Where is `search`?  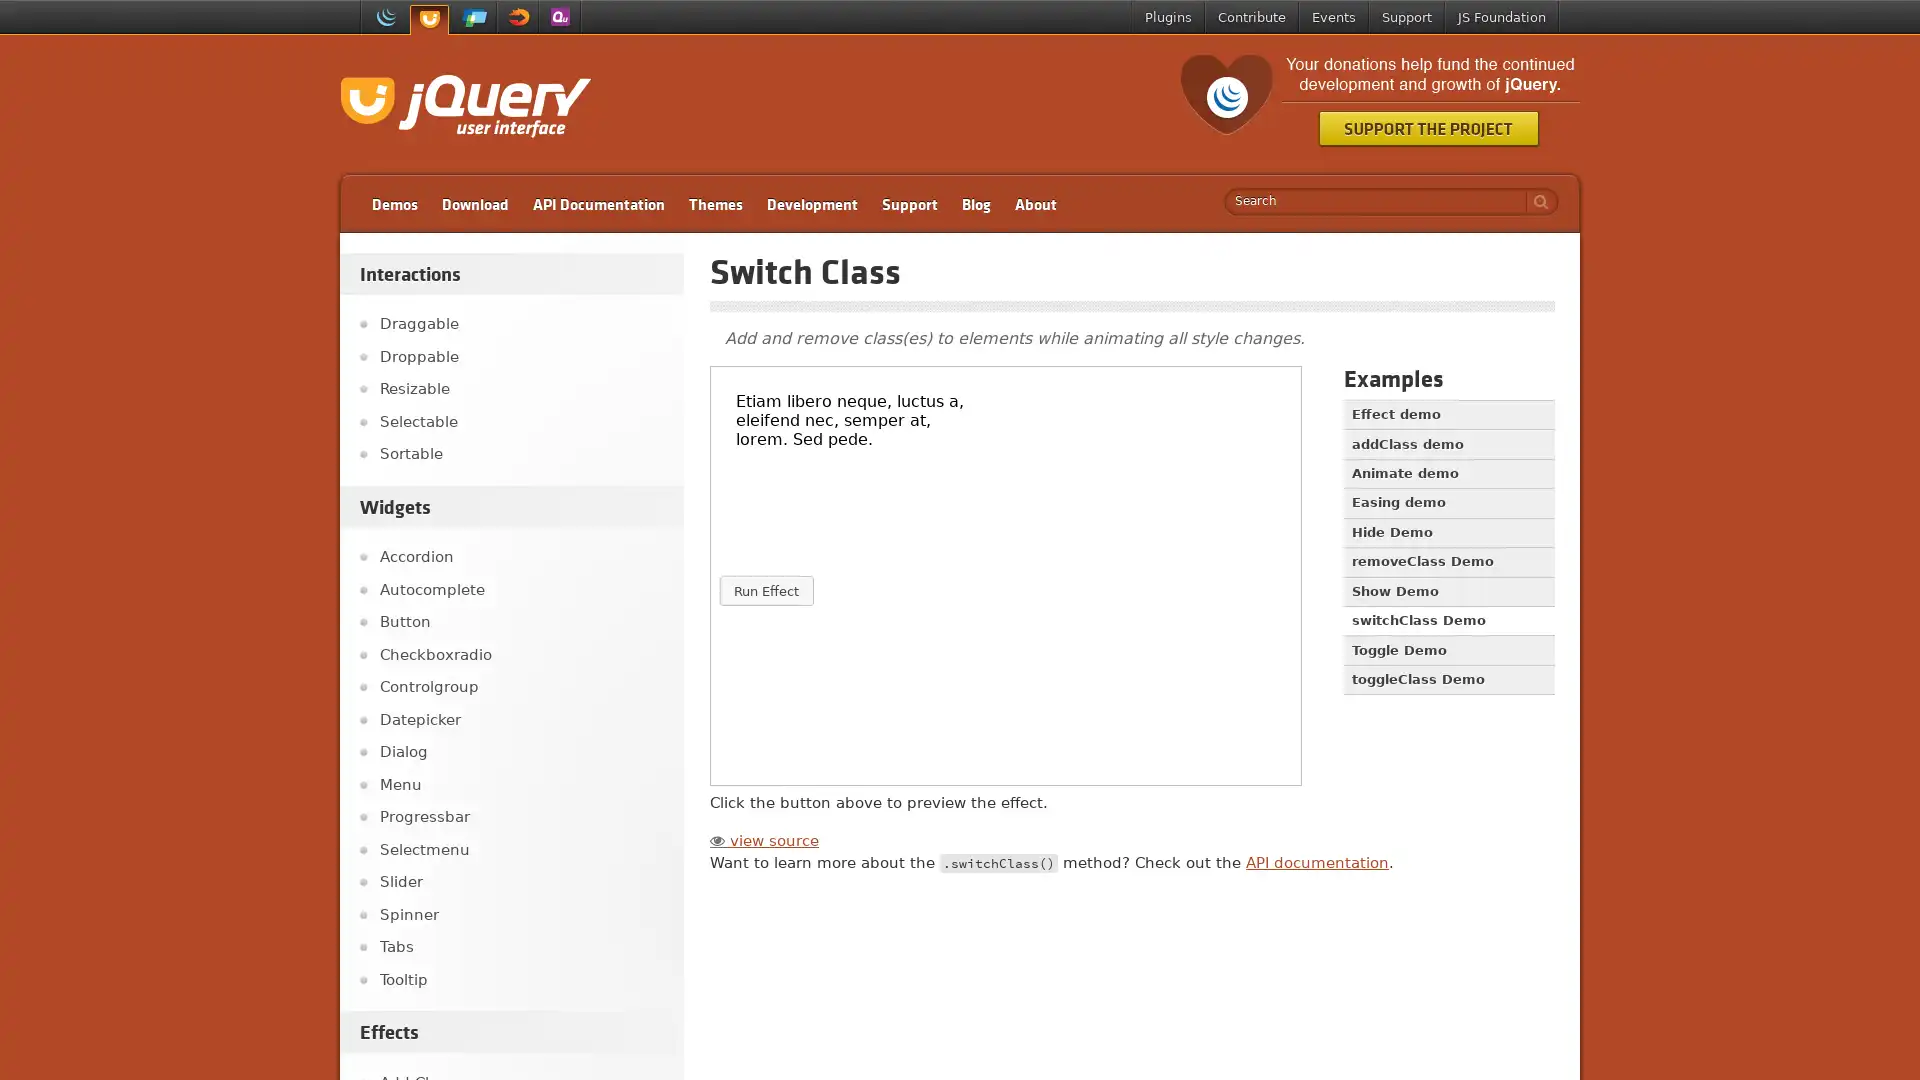 search is located at coordinates (1535, 201).